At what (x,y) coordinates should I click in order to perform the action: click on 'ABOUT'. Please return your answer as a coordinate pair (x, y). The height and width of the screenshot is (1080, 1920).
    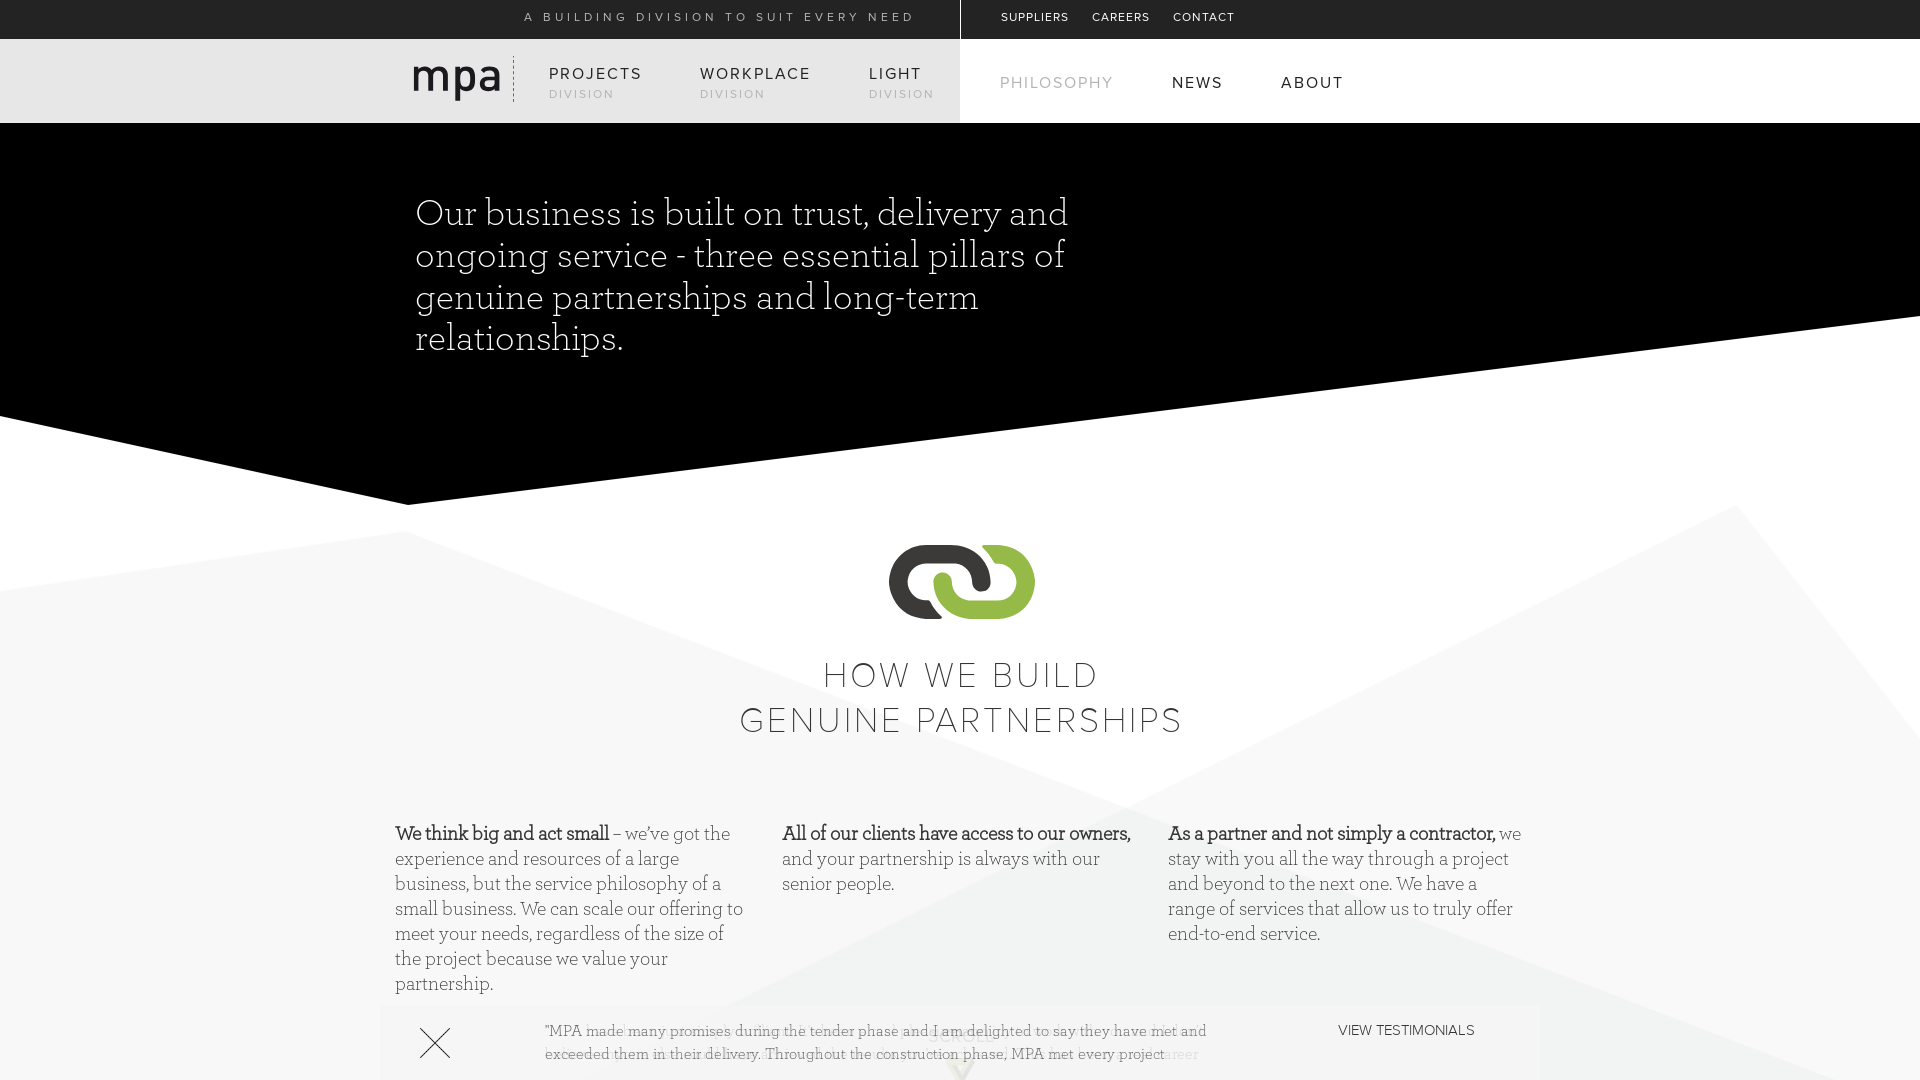
    Looking at the image, I should click on (1312, 82).